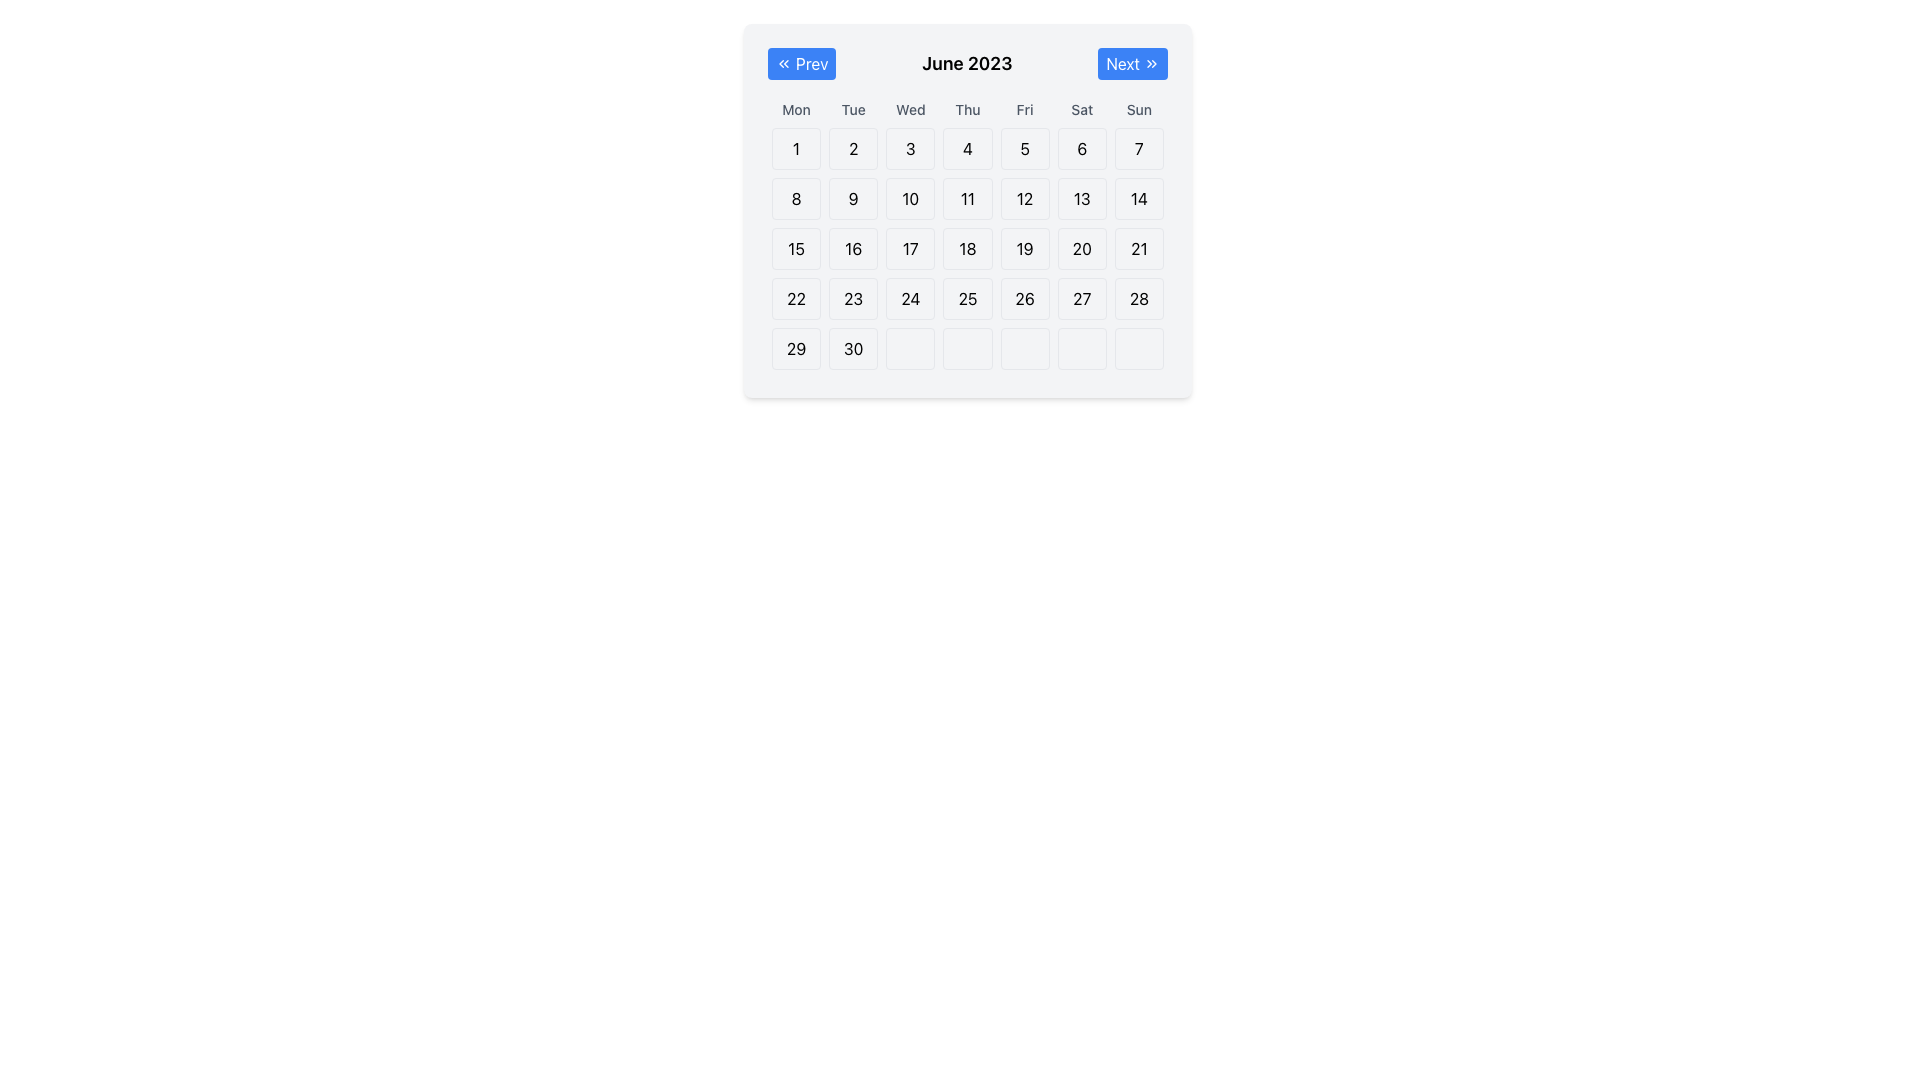 This screenshot has width=1920, height=1080. Describe the element at coordinates (853, 347) in the screenshot. I see `the button labeled '30' using keyboard navigation` at that location.